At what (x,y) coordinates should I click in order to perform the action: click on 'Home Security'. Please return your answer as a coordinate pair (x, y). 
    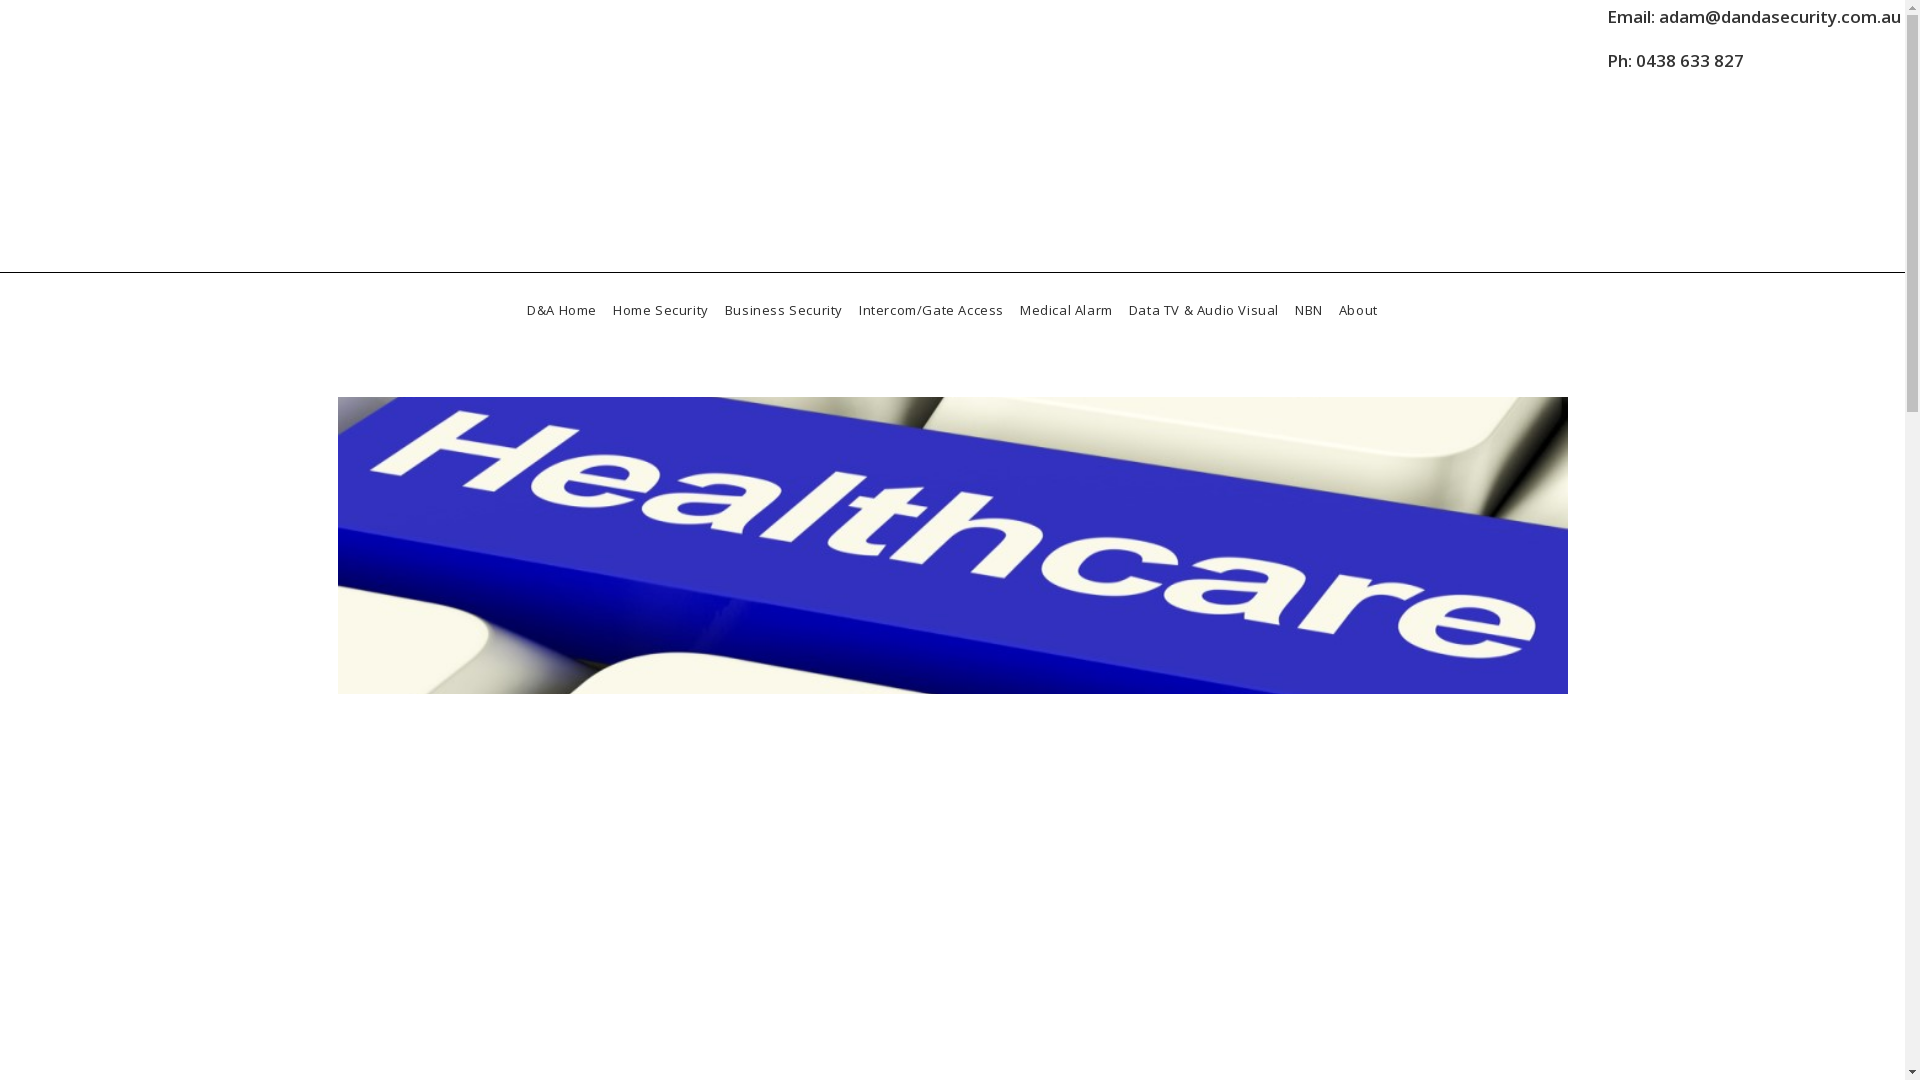
    Looking at the image, I should click on (661, 309).